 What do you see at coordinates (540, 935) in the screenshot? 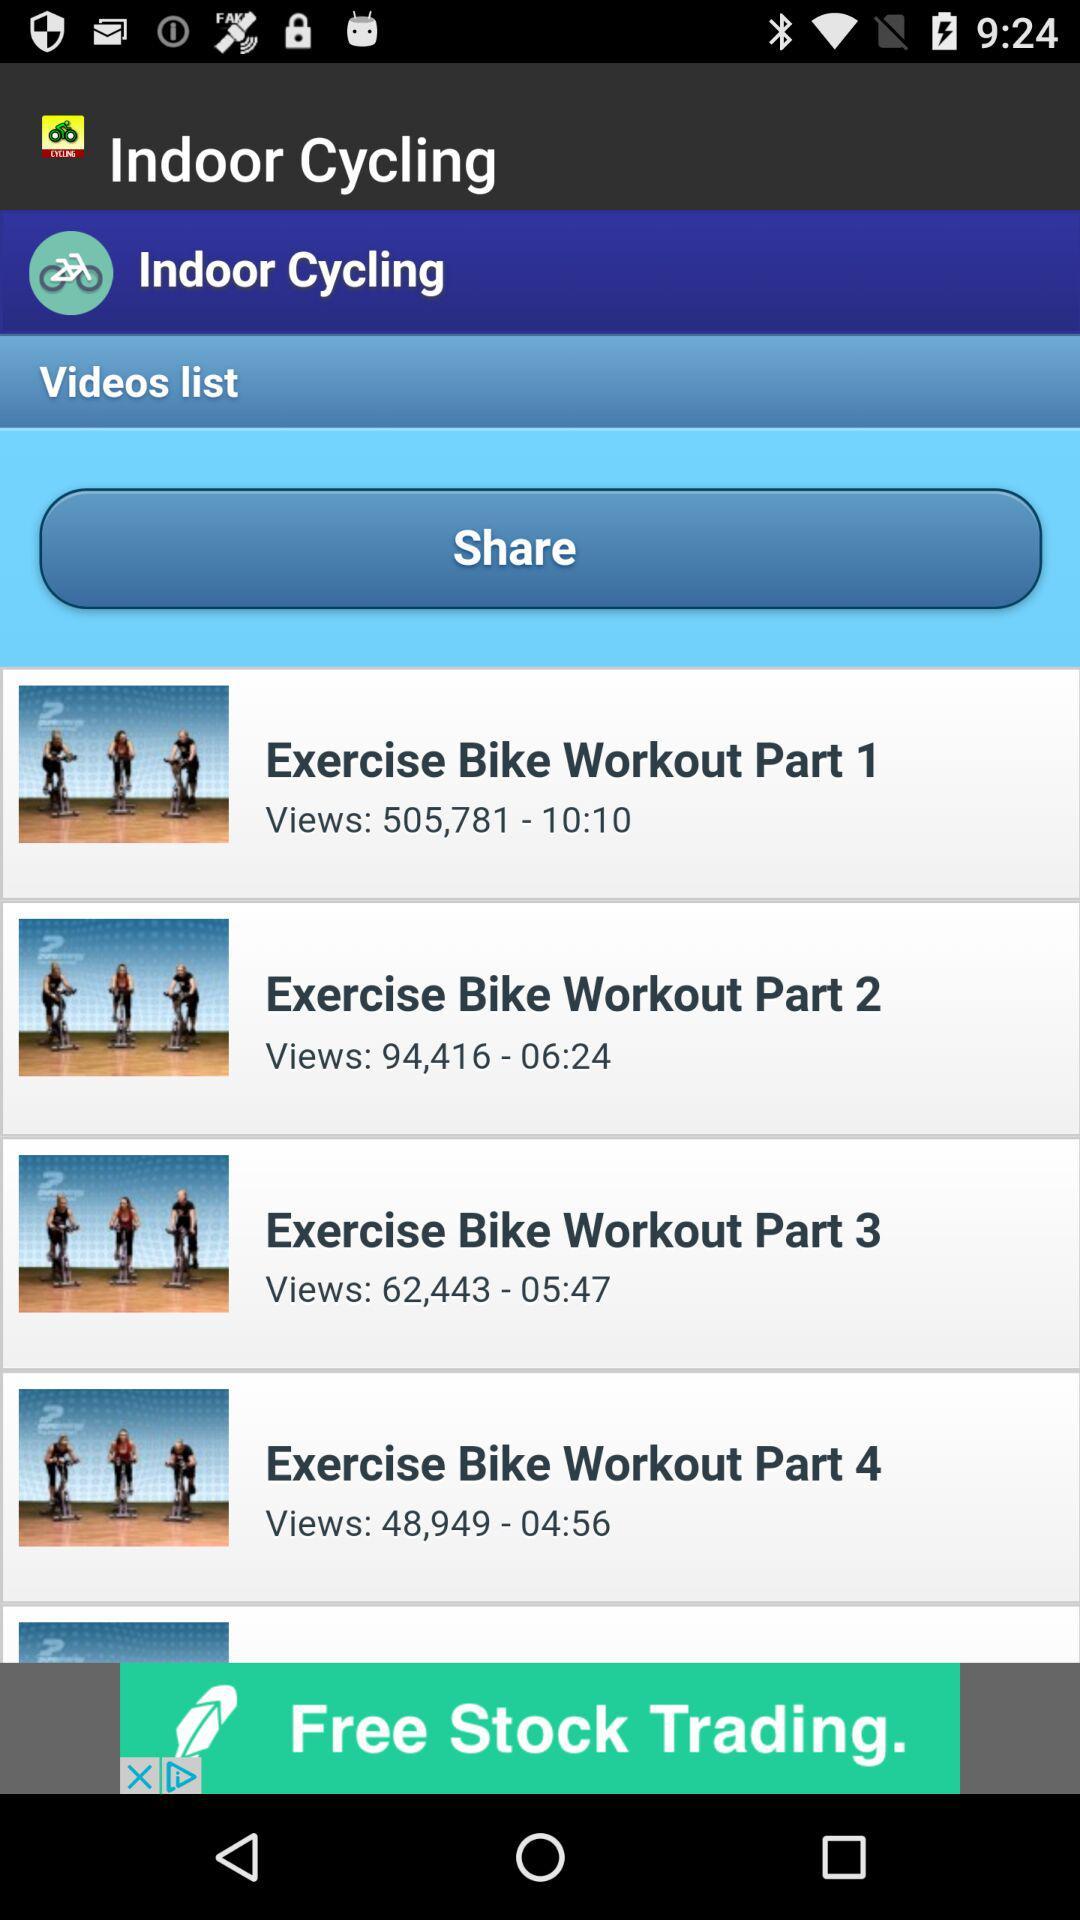
I see `bike workout instruction` at bounding box center [540, 935].